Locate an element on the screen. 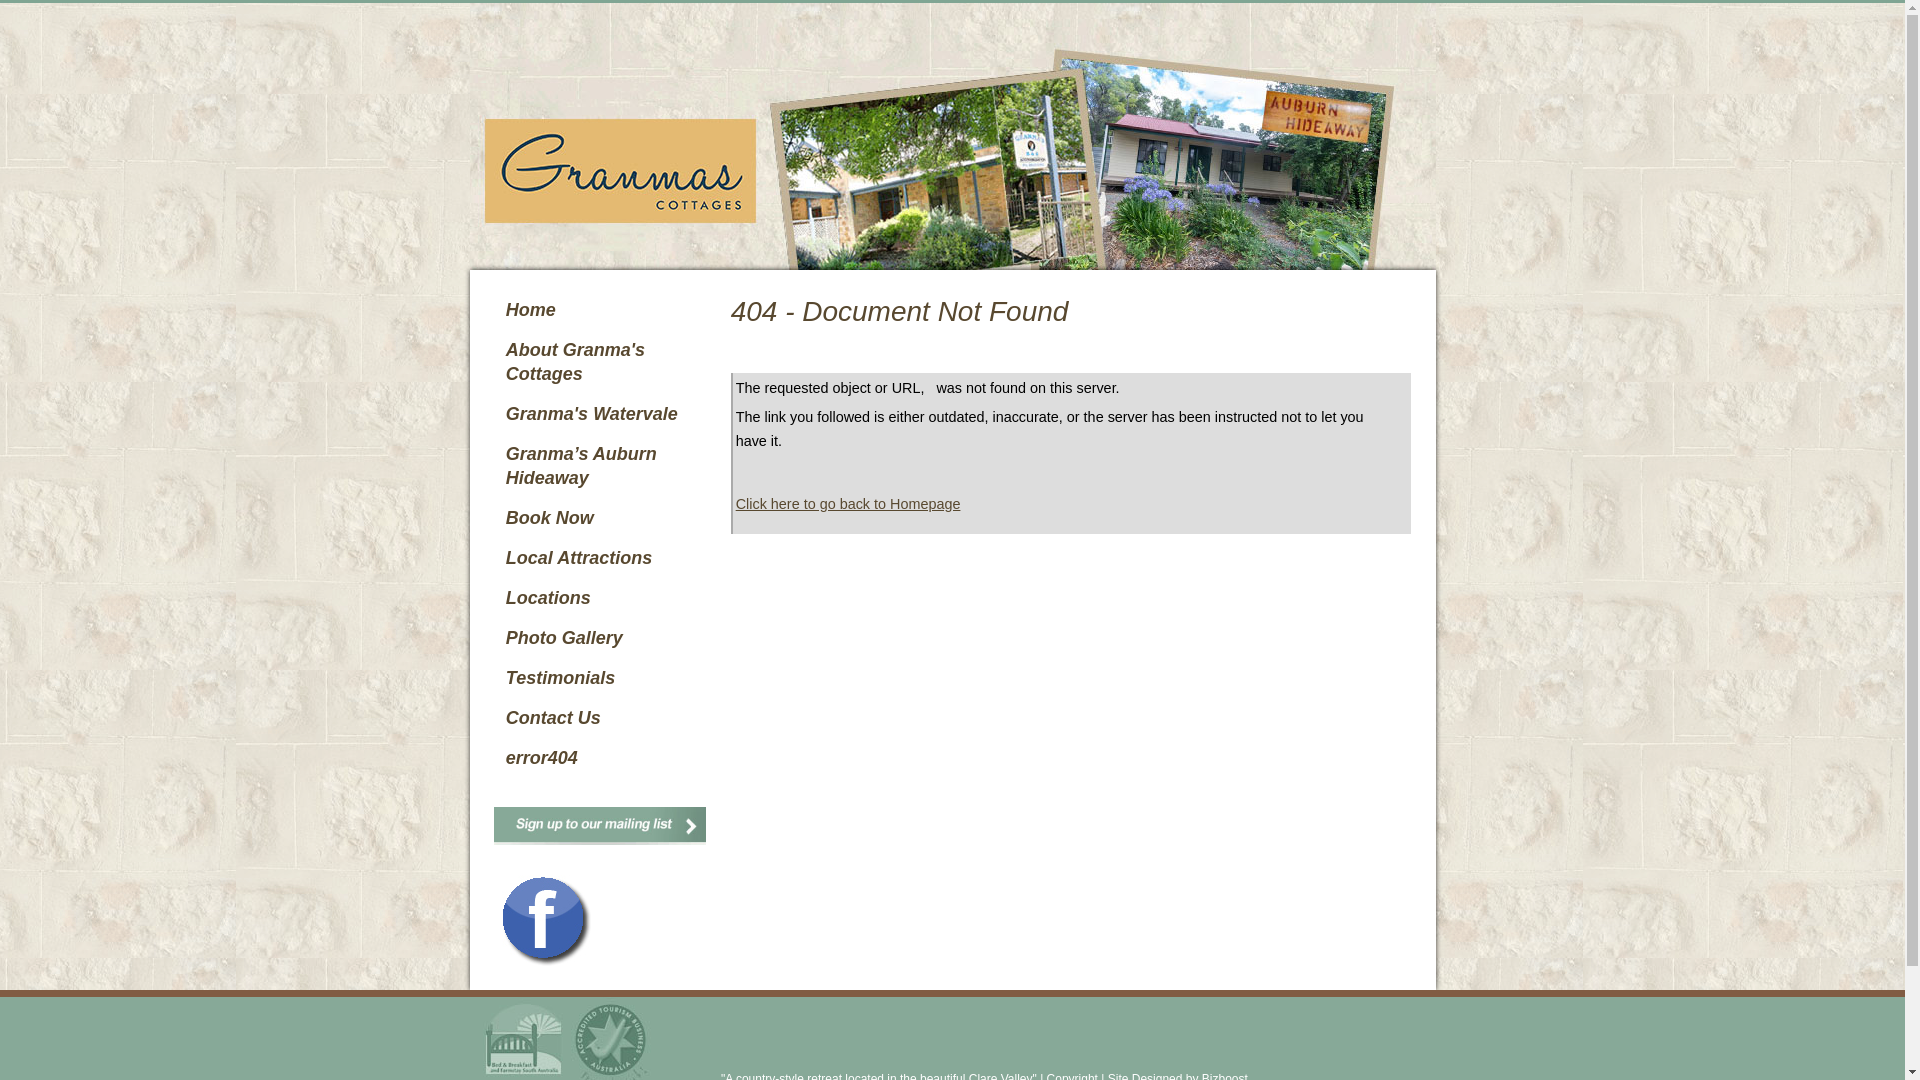 The width and height of the screenshot is (1920, 1080). 'Click here to go back to Homepage' is located at coordinates (734, 503).